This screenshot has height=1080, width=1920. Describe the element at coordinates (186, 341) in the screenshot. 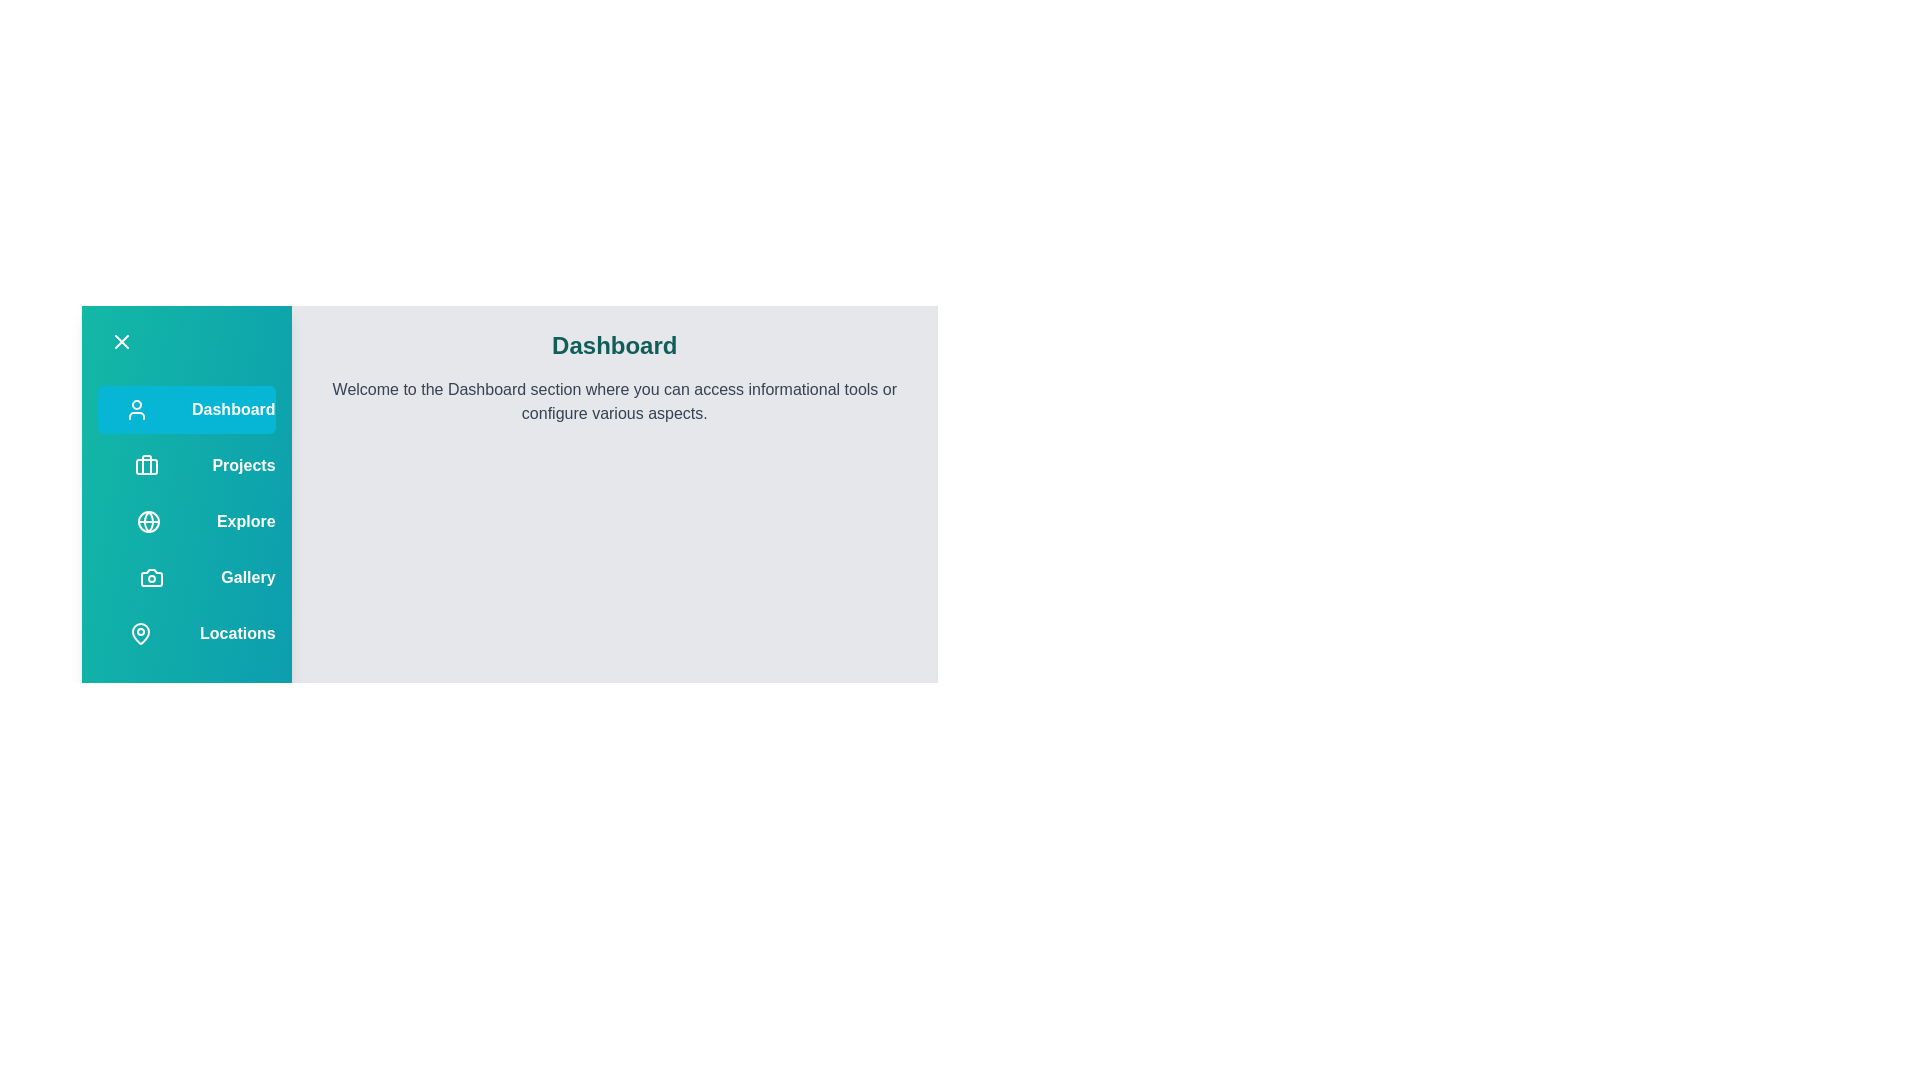

I see `the drawer toggle button to toggle its state` at that location.